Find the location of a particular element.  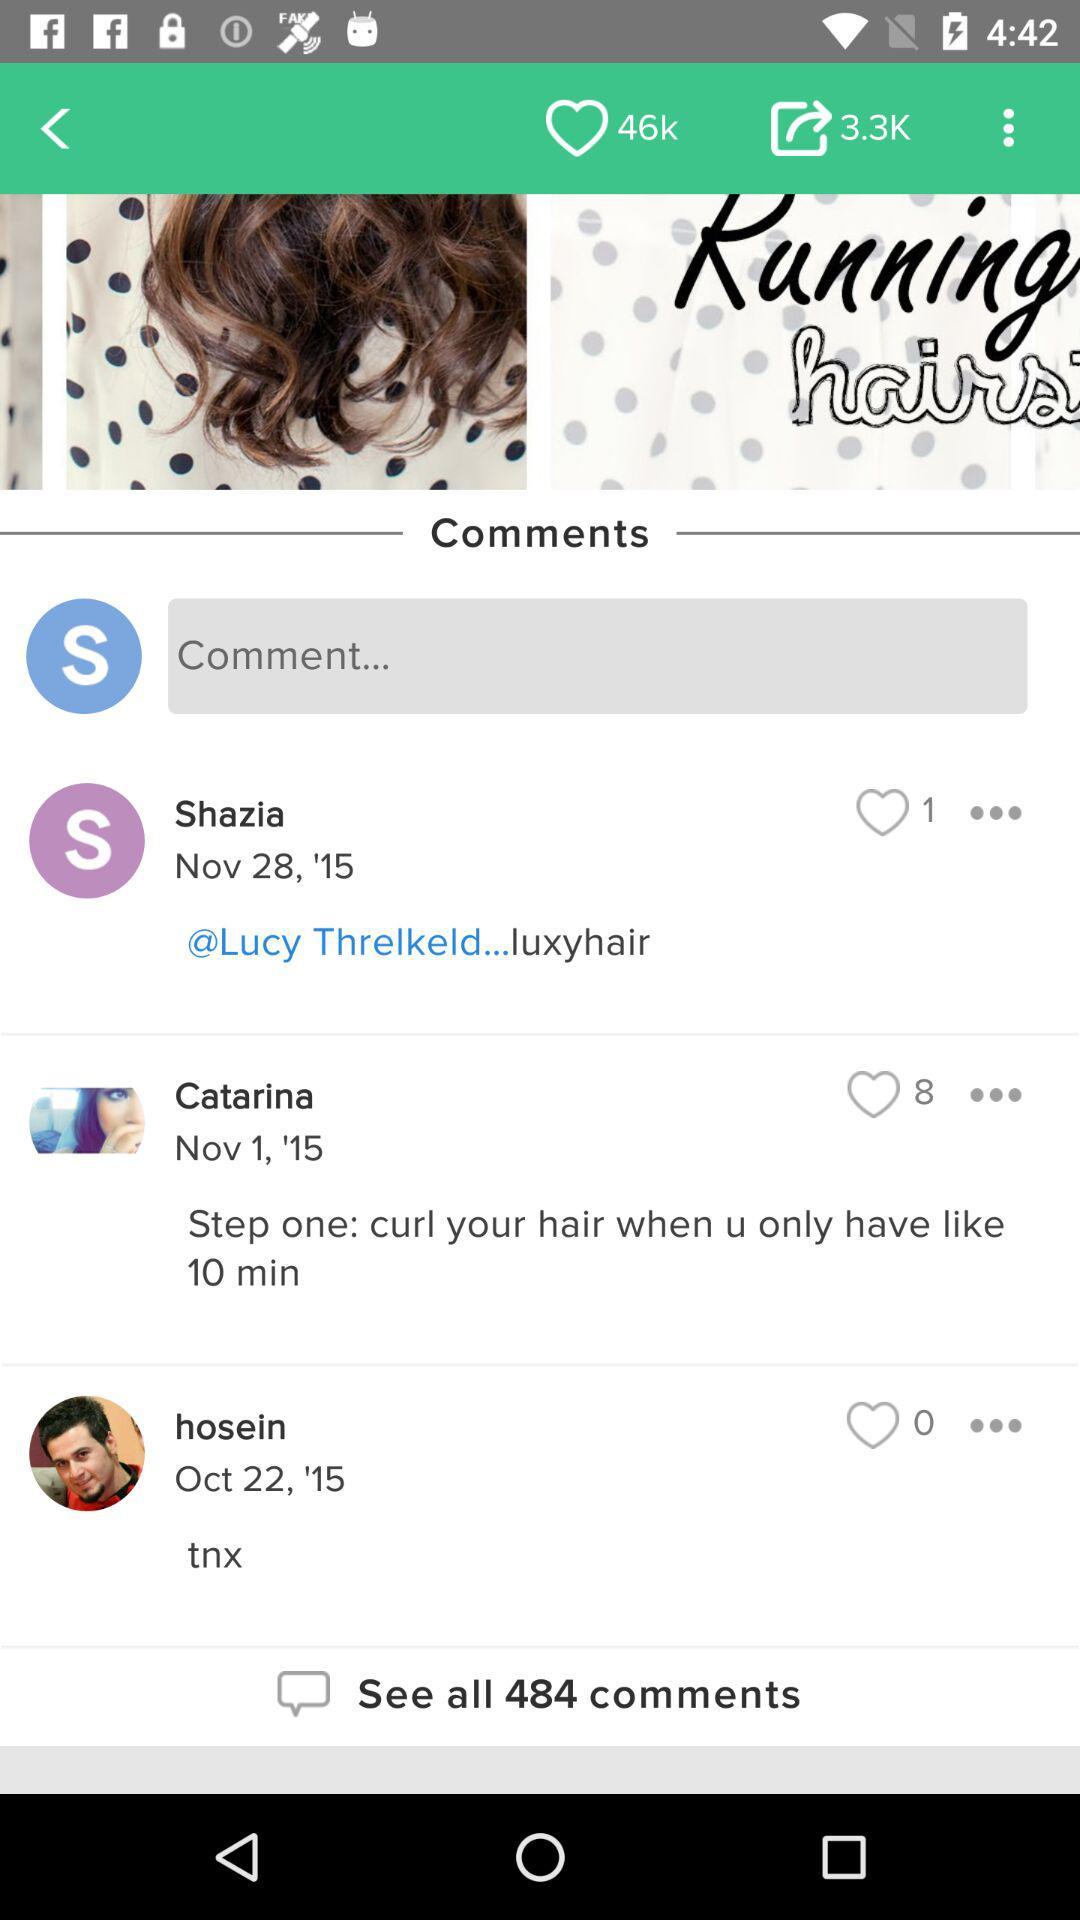

input your comment is located at coordinates (596, 656).